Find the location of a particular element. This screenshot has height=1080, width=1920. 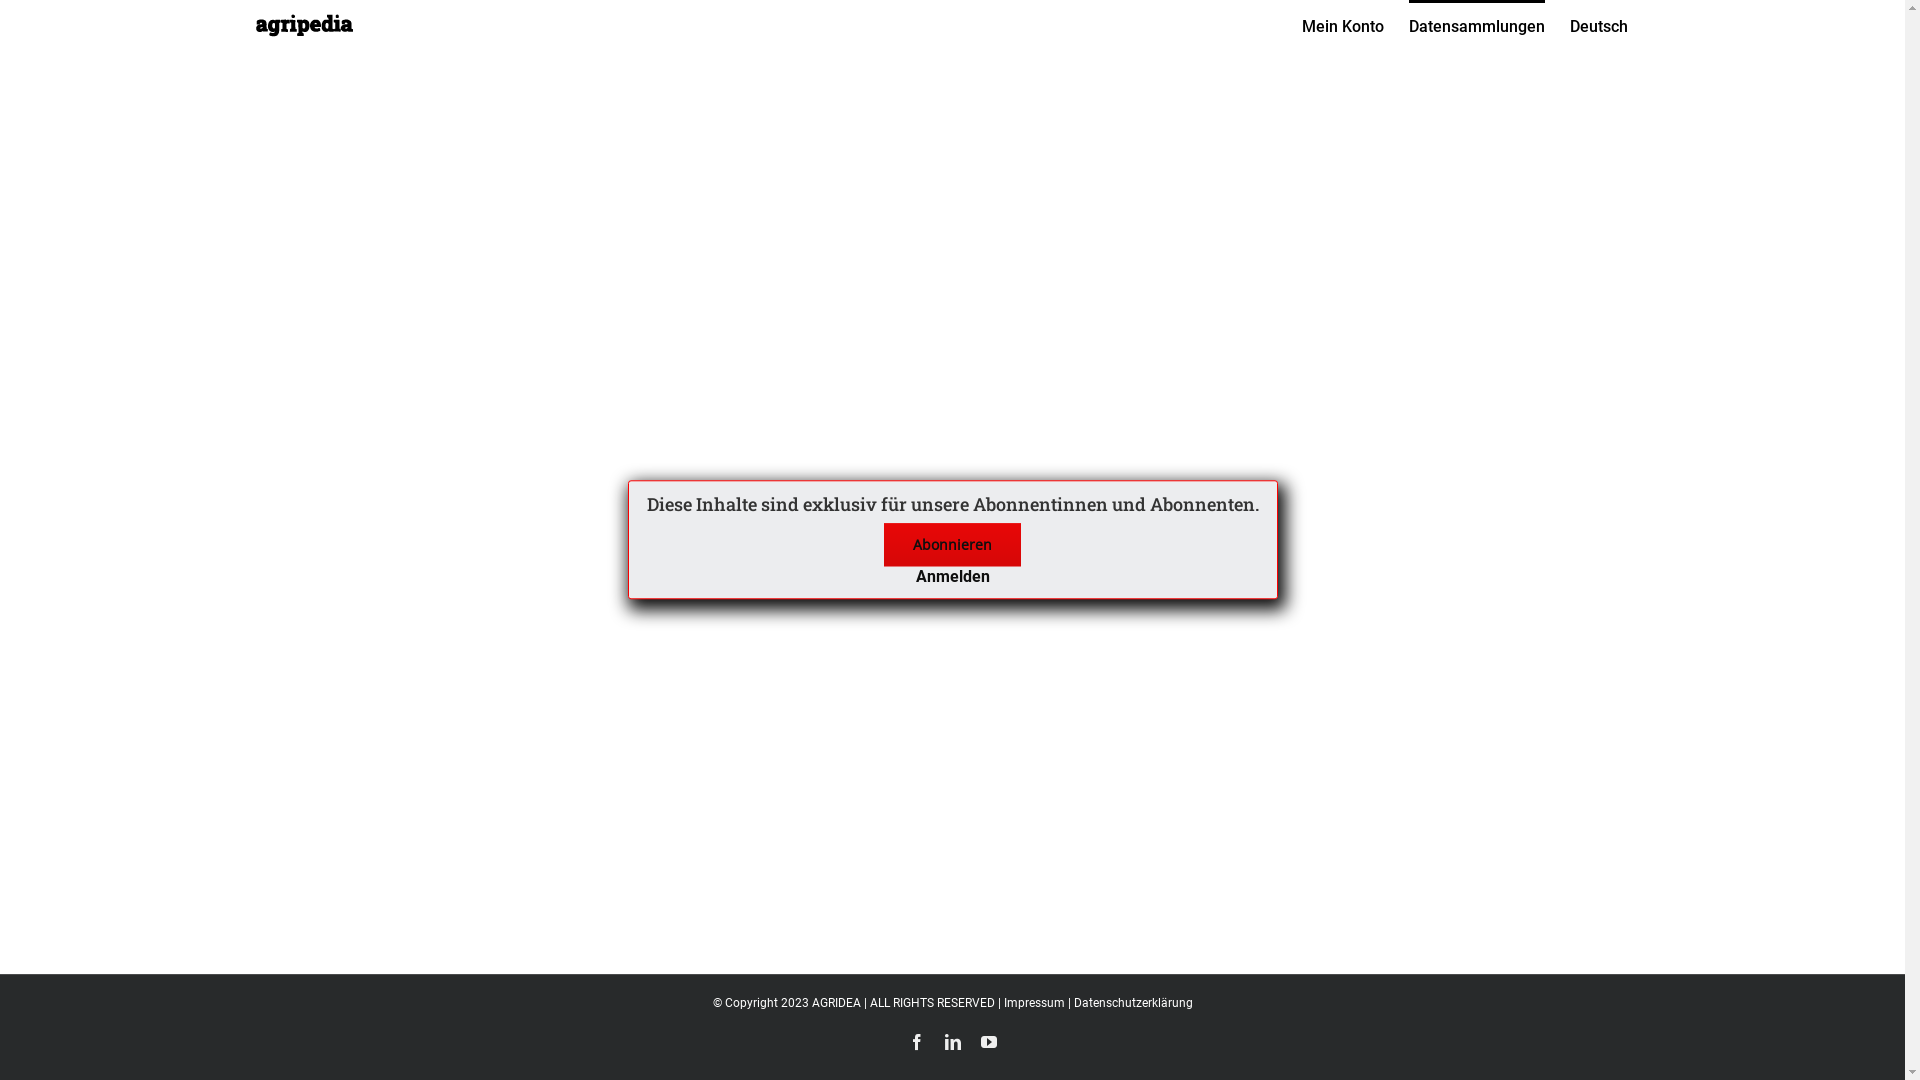

'Anmelden' is located at coordinates (952, 576).